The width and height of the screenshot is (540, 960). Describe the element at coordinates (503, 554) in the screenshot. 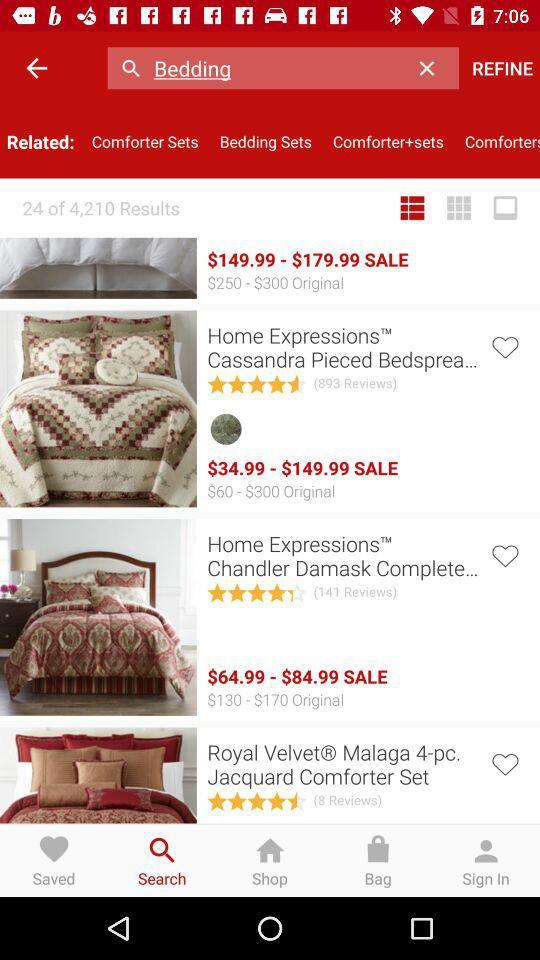

I see `touch` at that location.